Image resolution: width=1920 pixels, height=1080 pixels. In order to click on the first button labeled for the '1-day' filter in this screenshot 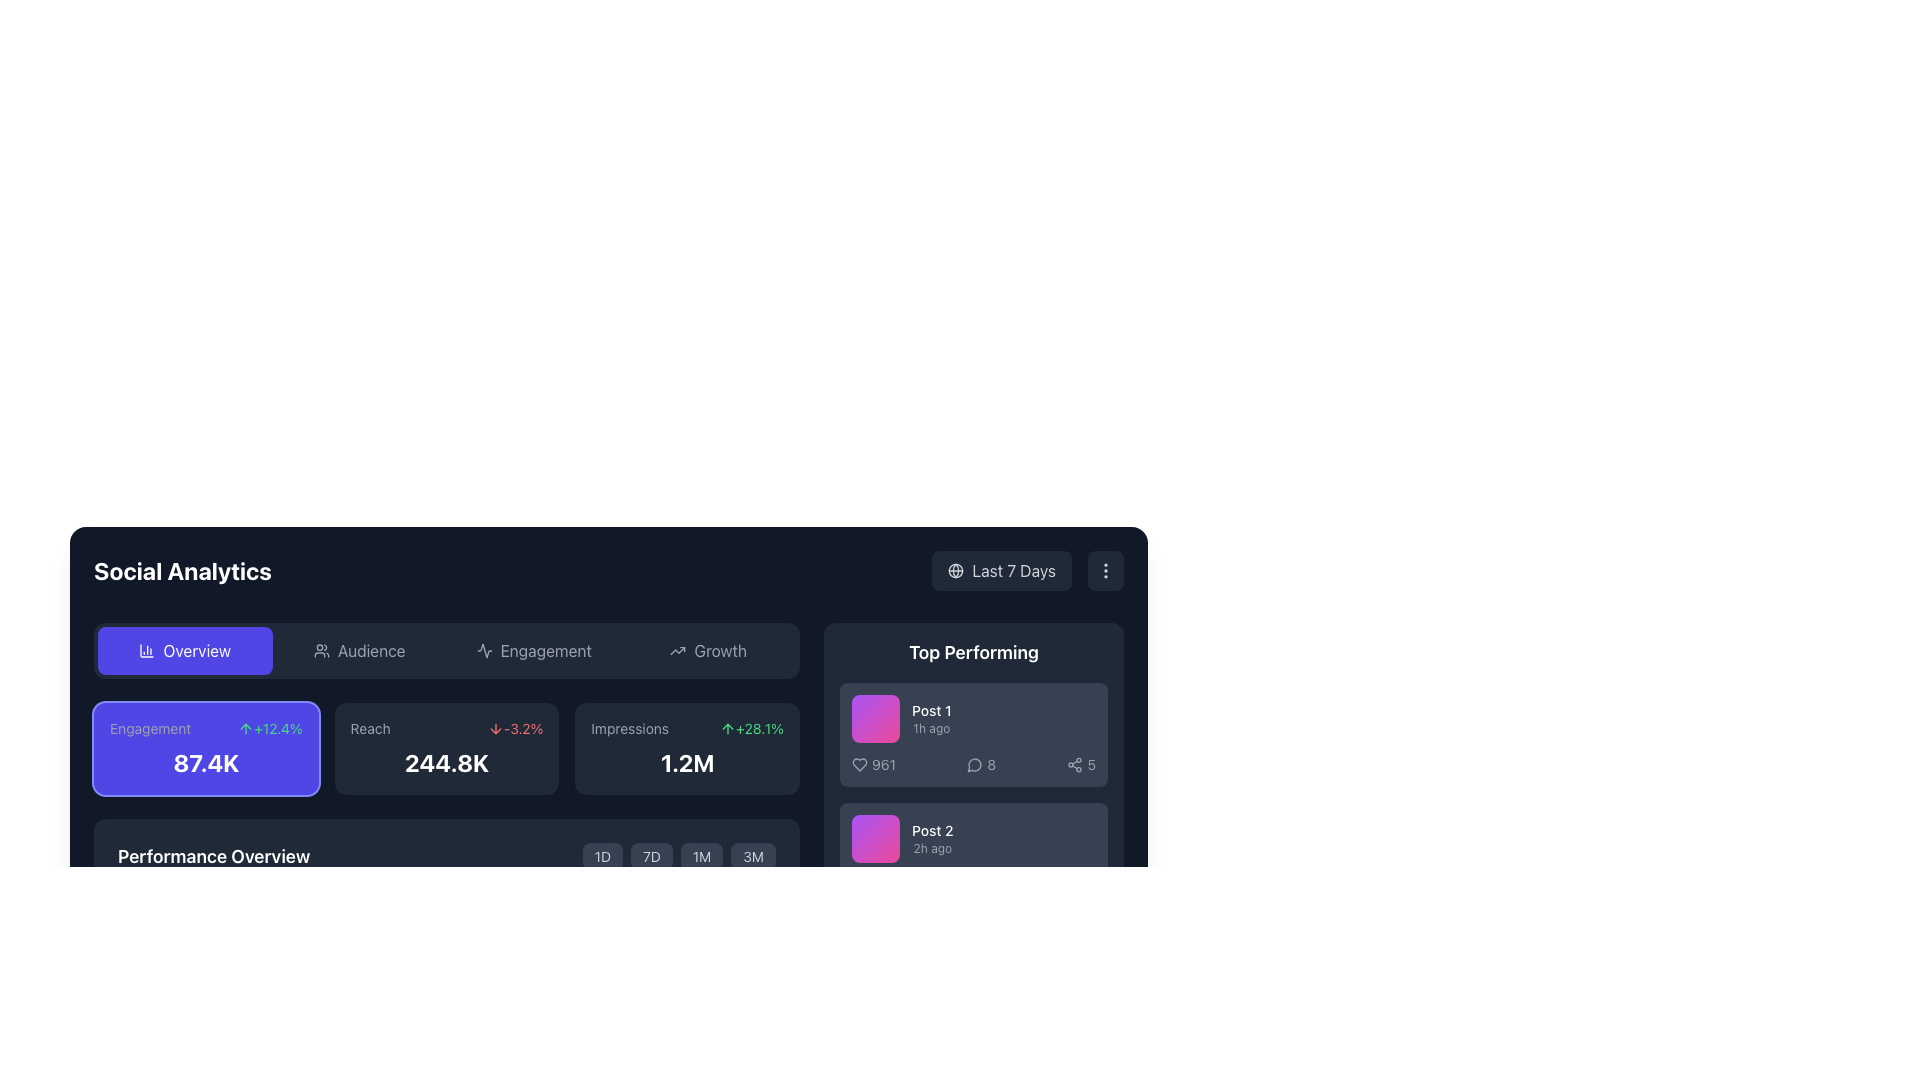, I will do `click(601, 855)`.